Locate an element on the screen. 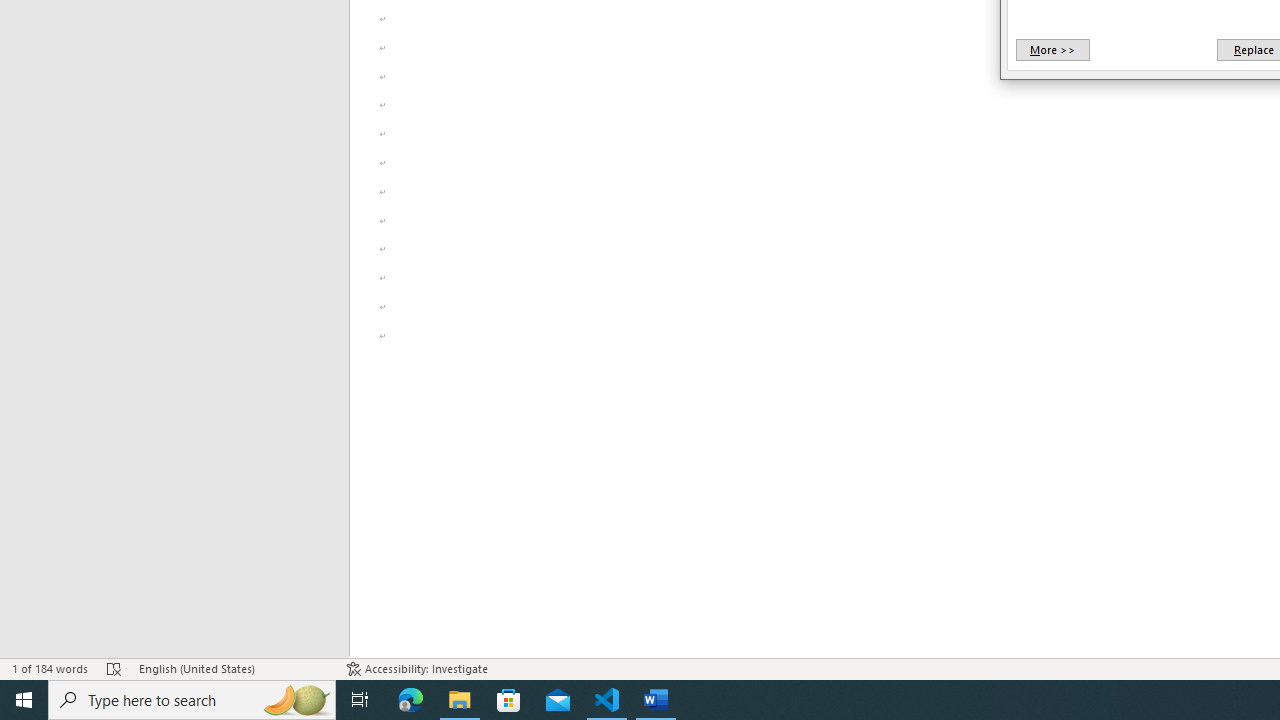 The width and height of the screenshot is (1280, 720). 'Spelling and Grammar Check Errors' is located at coordinates (113, 669).